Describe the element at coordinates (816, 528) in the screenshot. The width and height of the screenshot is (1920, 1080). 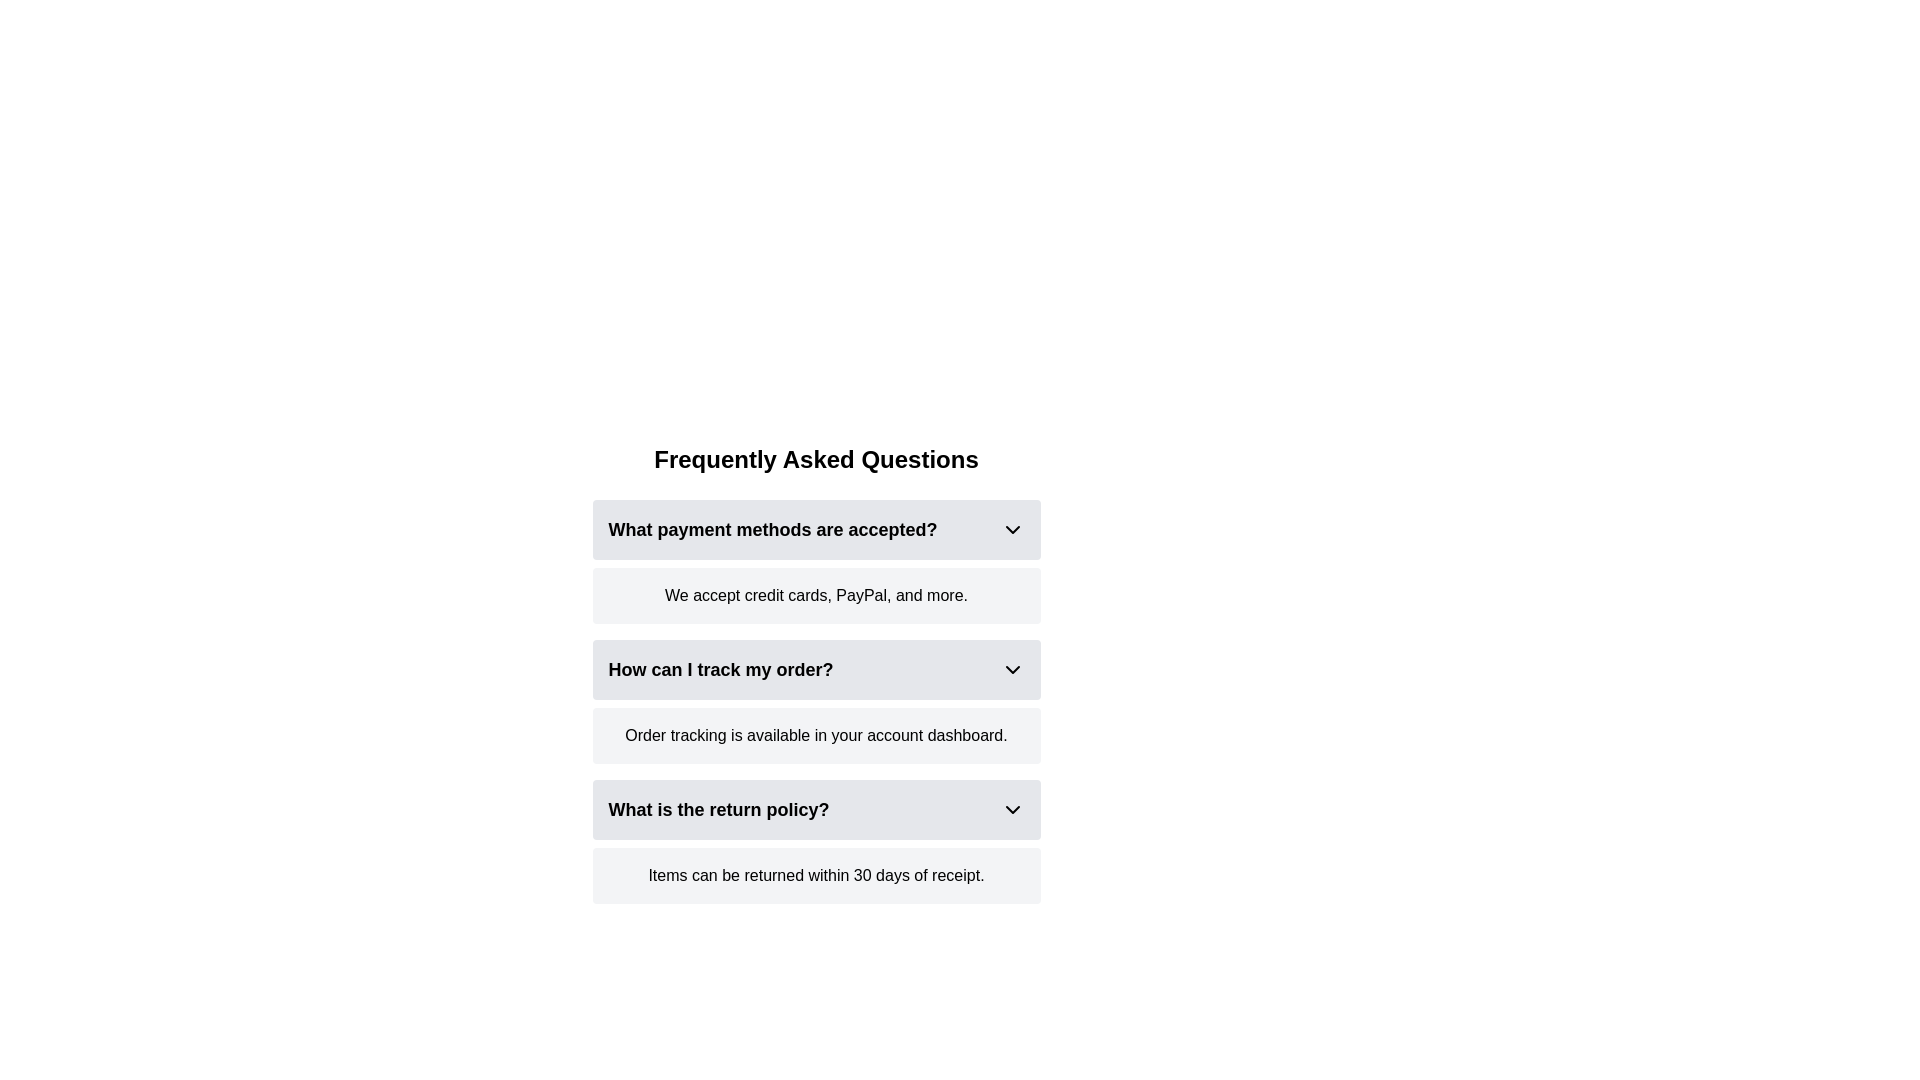
I see `the Toggleable Header` at that location.